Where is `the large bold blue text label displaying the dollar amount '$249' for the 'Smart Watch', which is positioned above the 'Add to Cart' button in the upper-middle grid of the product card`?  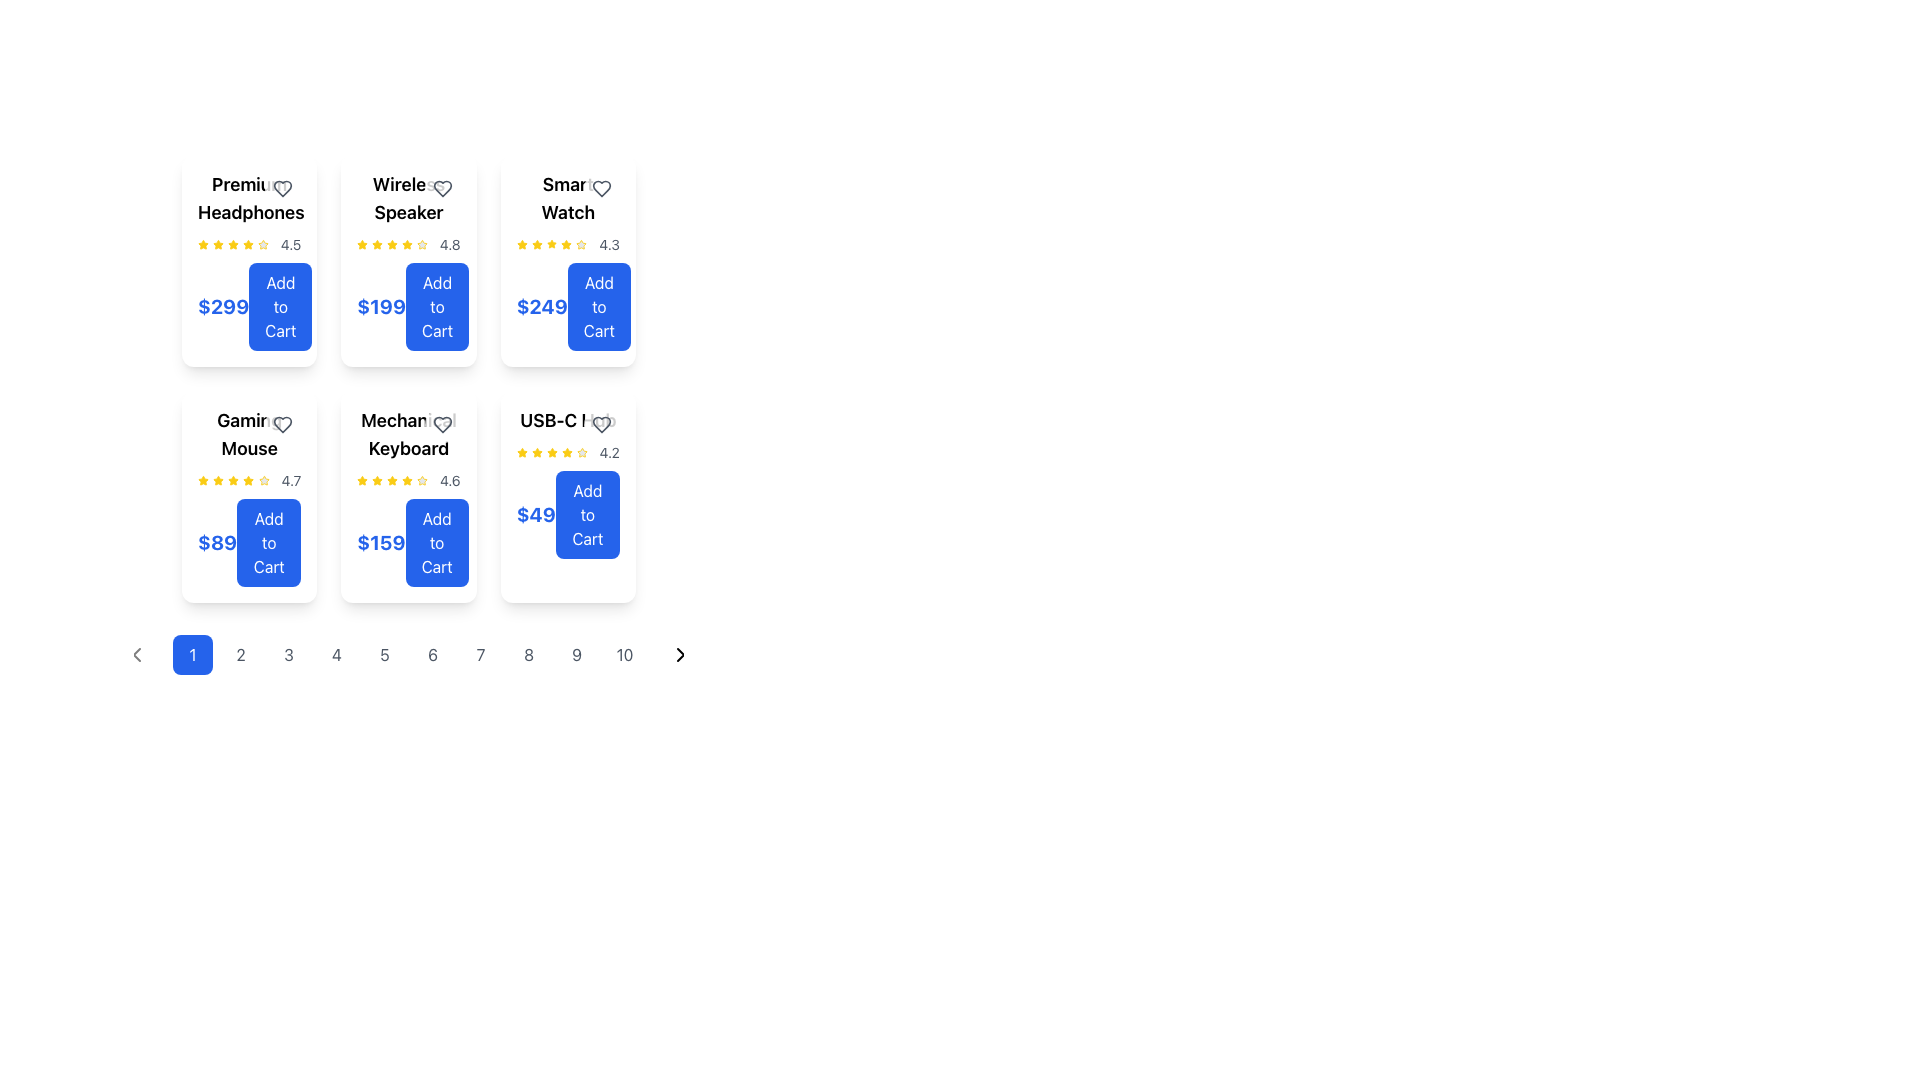
the large bold blue text label displaying the dollar amount '$249' for the 'Smart Watch', which is positioned above the 'Add to Cart' button in the upper-middle grid of the product card is located at coordinates (542, 307).